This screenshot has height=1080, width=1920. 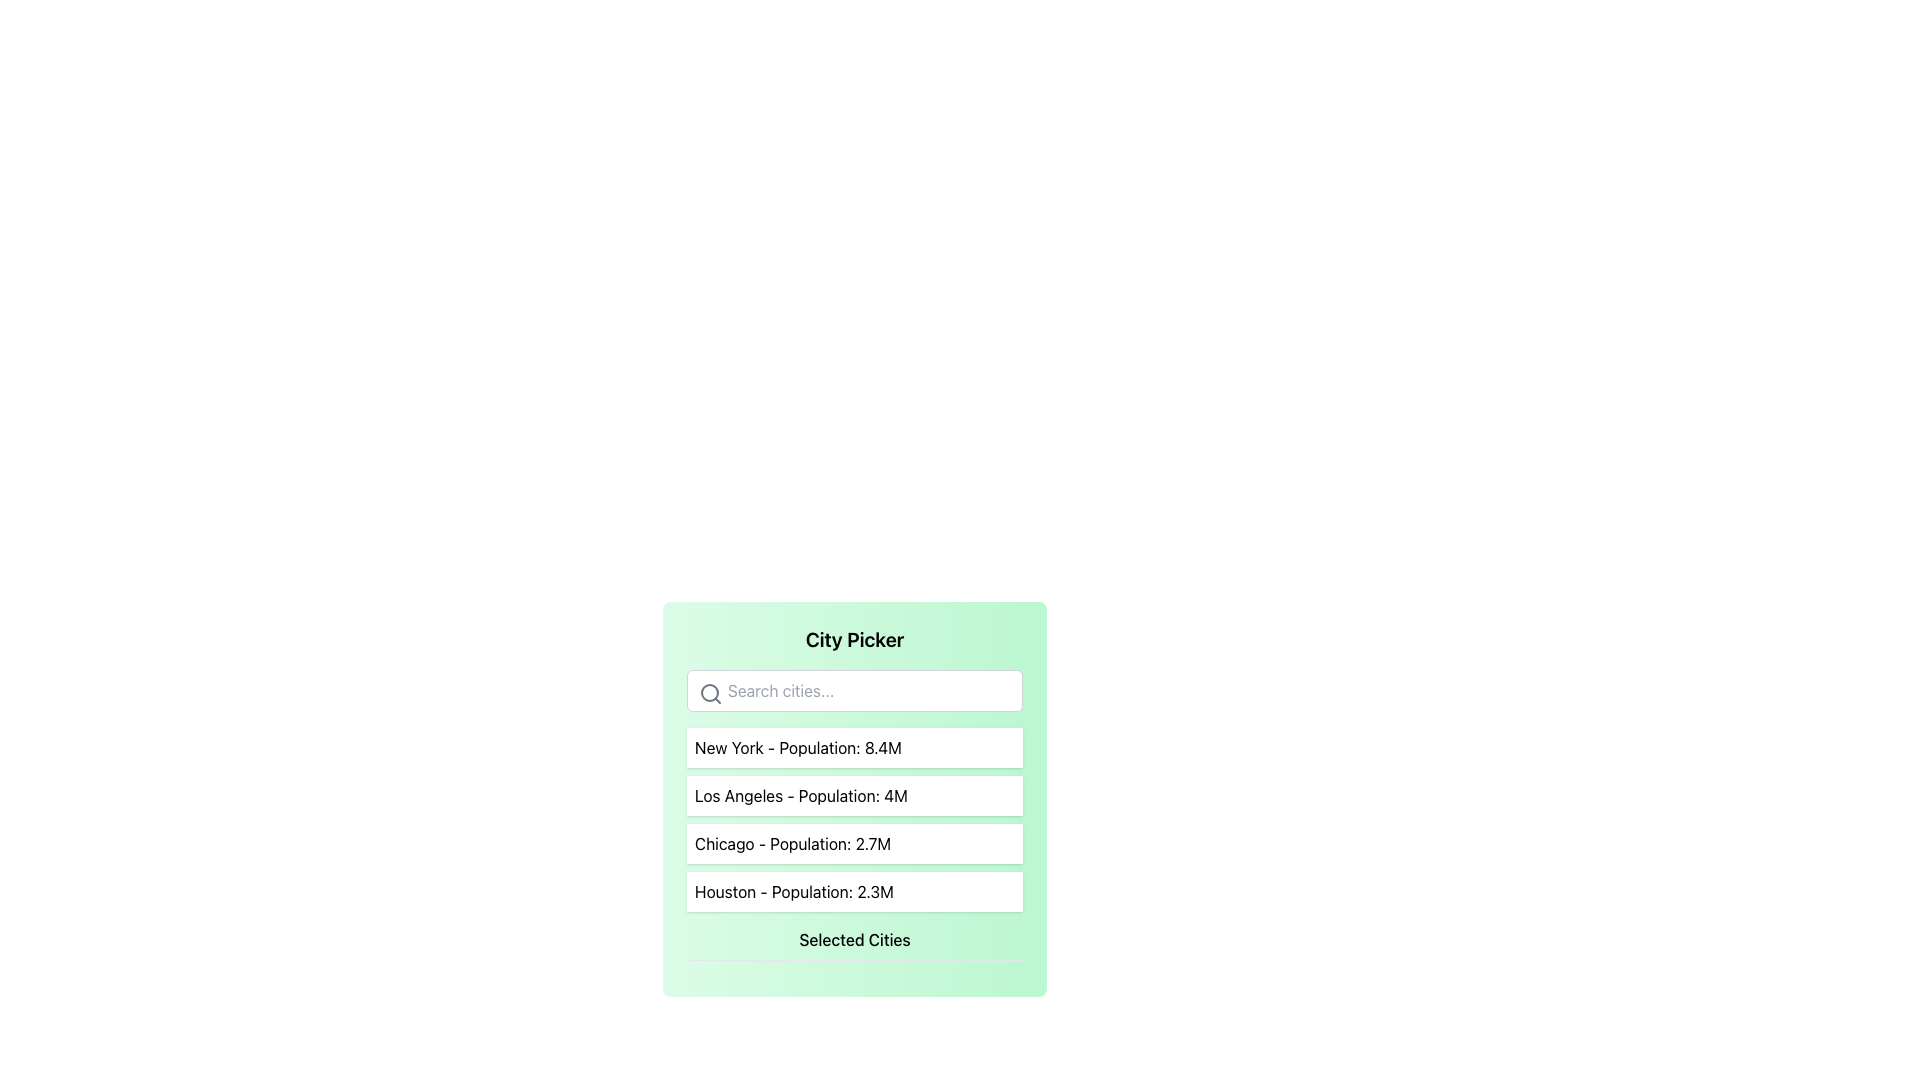 What do you see at coordinates (854, 640) in the screenshot?
I see `the 'City Picker' header text, which is displayed in bold and extra-large size at the top of its content card with a light green gradient background` at bounding box center [854, 640].